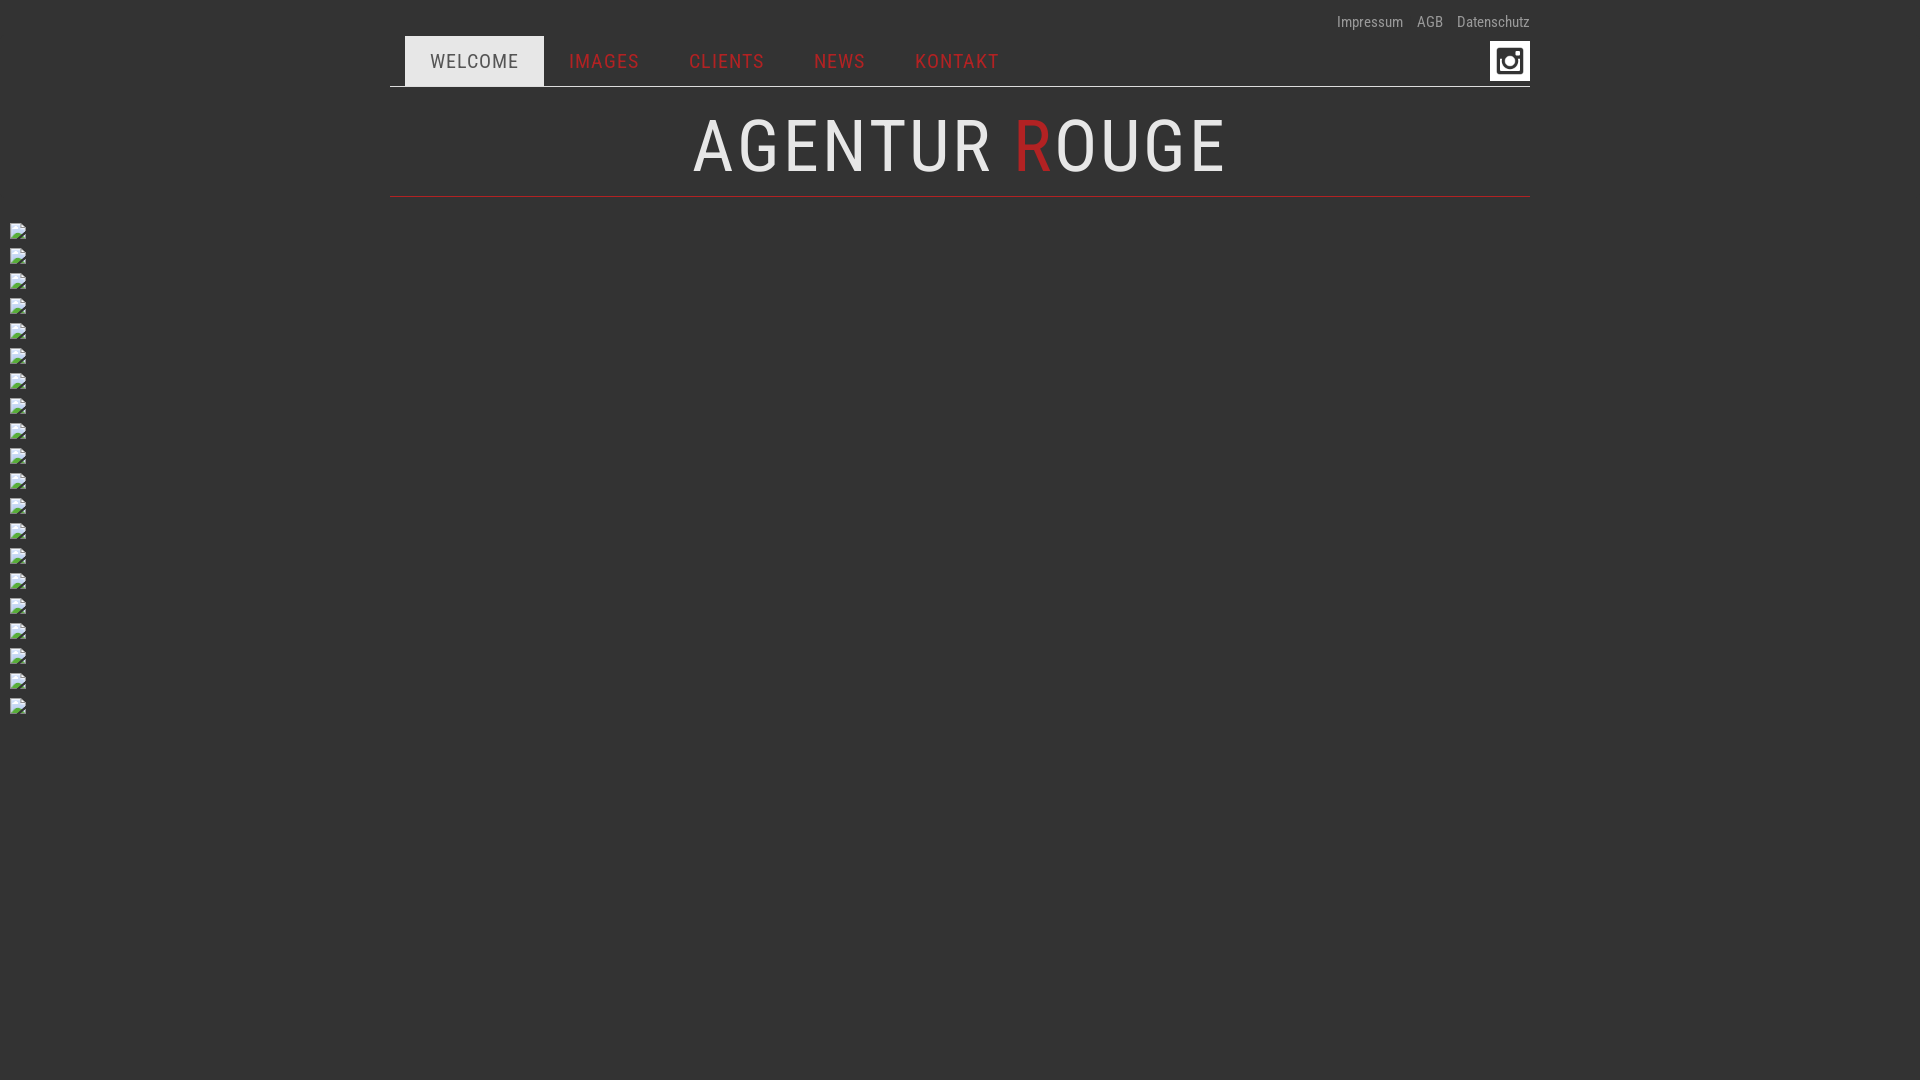 Image resolution: width=1920 pixels, height=1080 pixels. I want to click on 'KONTAKT', so click(955, 60).